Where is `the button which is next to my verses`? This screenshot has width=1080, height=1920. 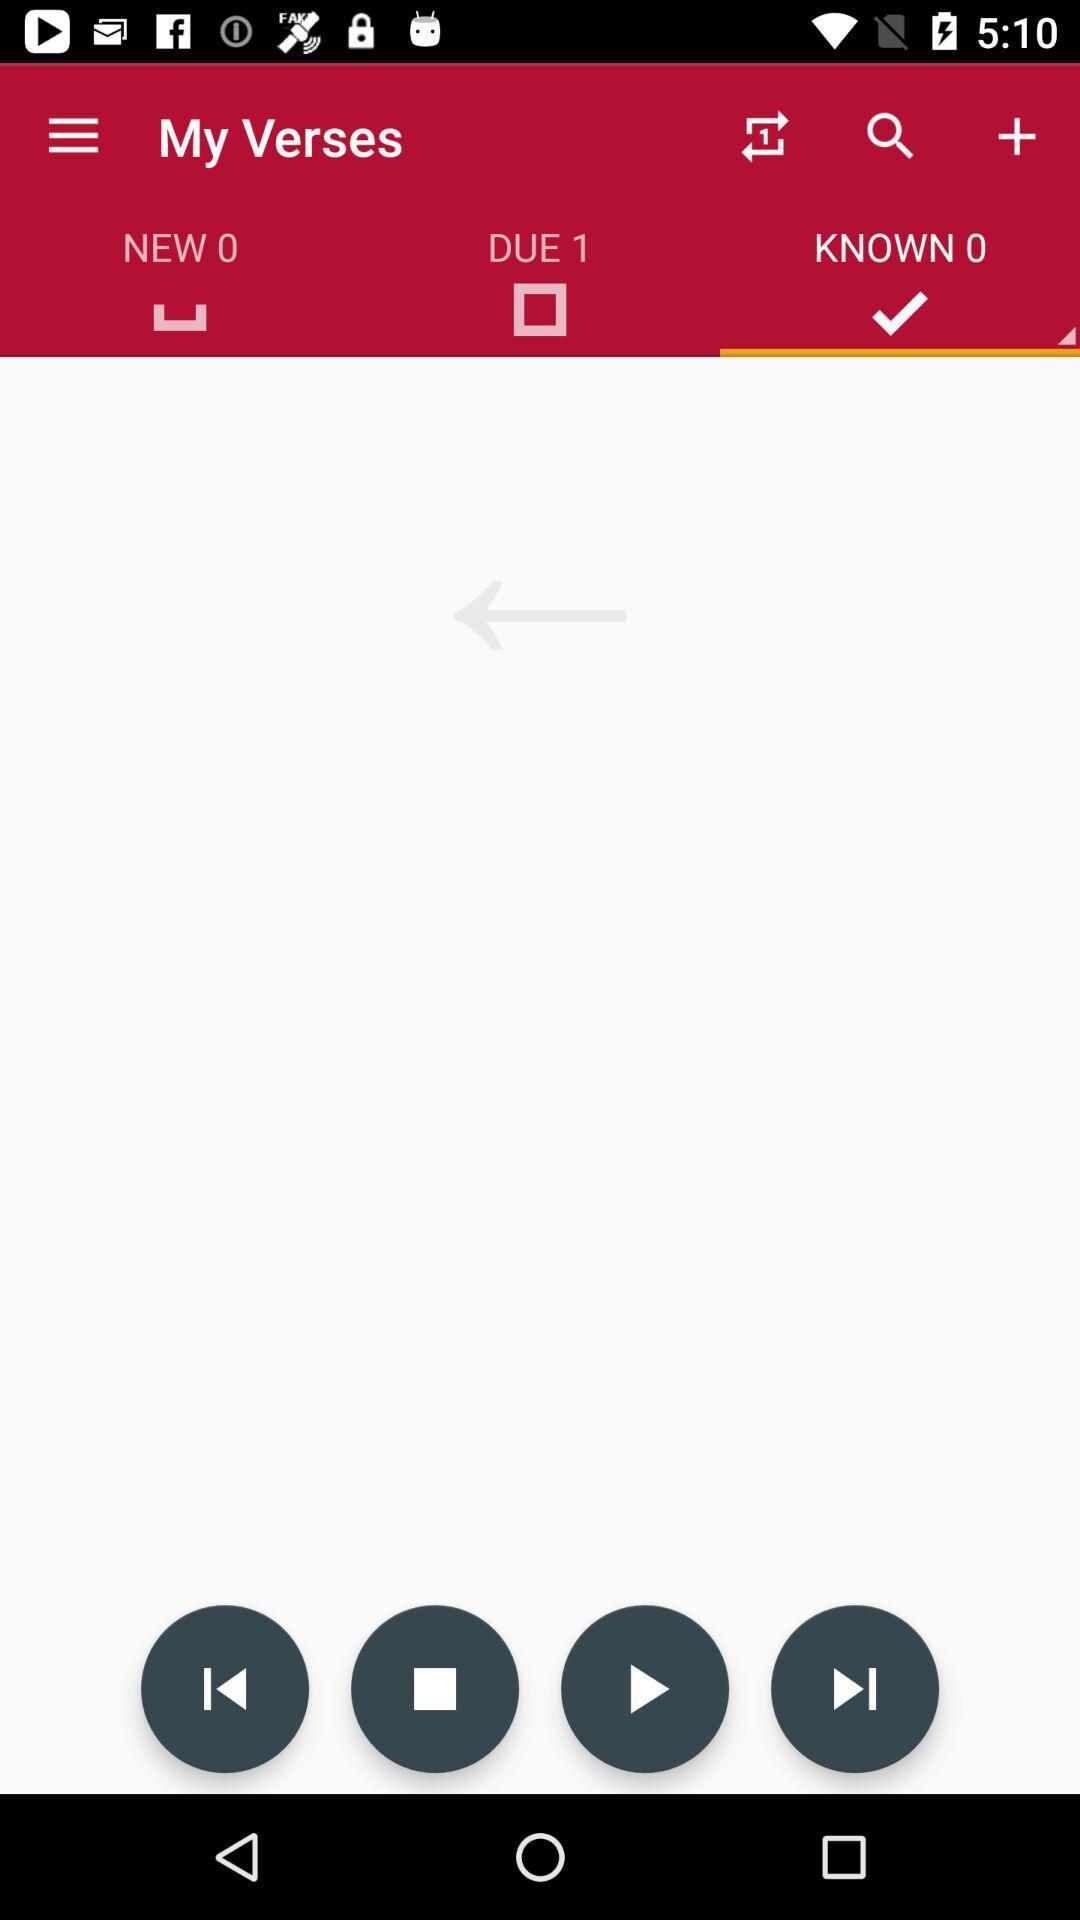 the button which is next to my verses is located at coordinates (764, 136).